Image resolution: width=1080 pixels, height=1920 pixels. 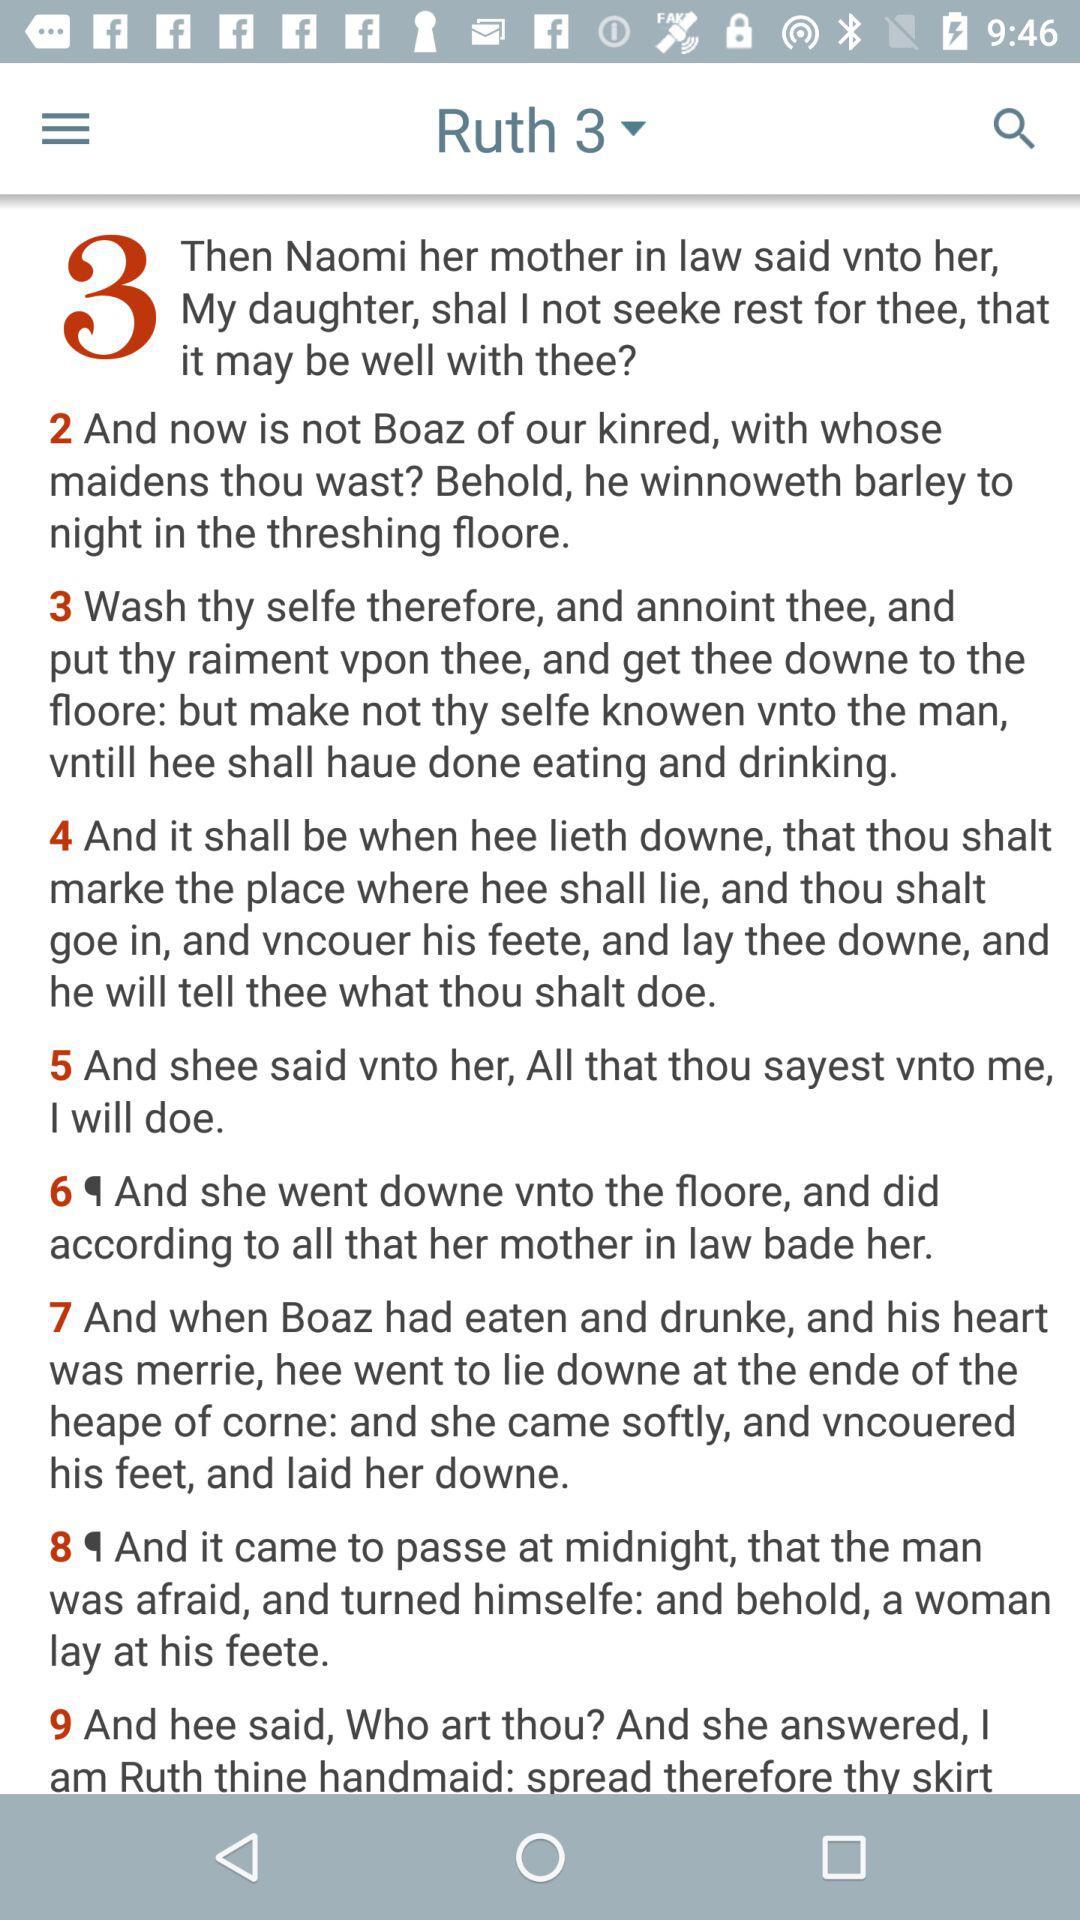 I want to click on the item above the 6 and she item, so click(x=551, y=1091).